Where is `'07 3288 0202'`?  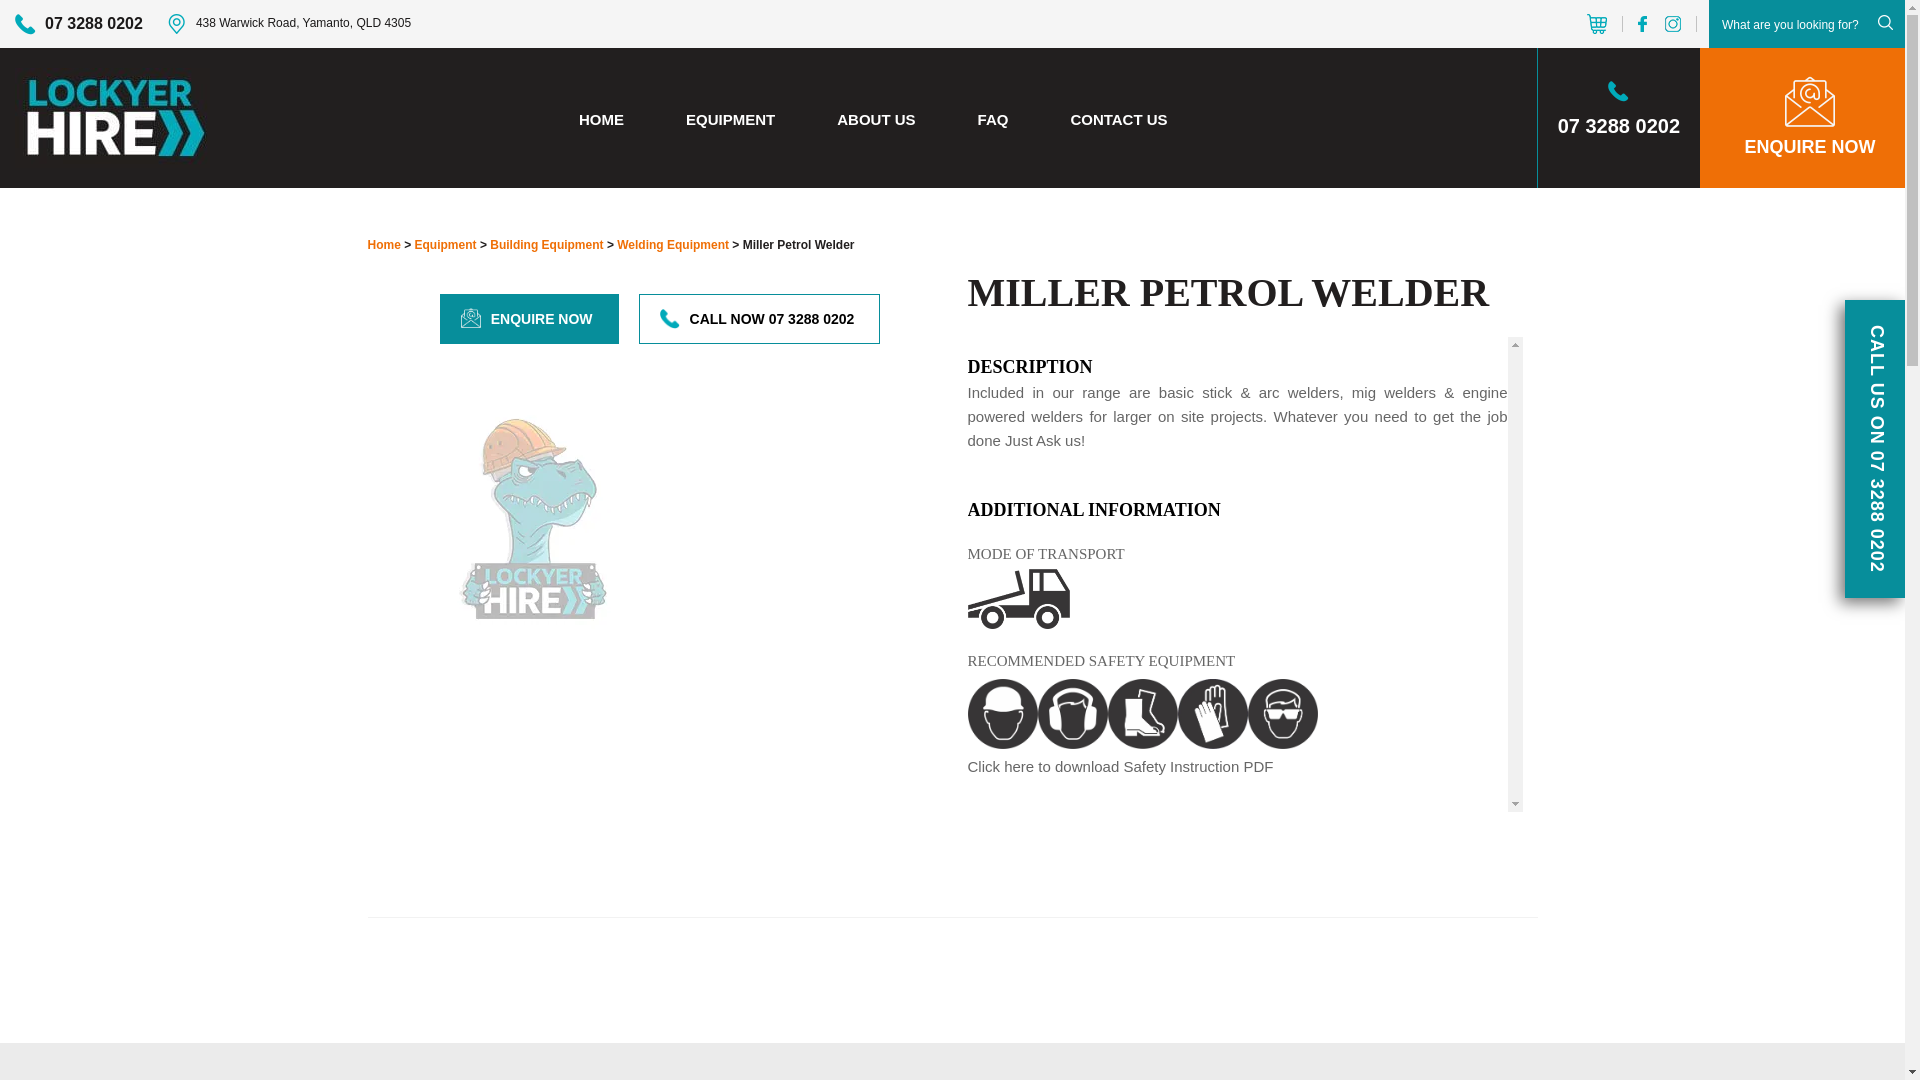
'07 3288 0202' is located at coordinates (1618, 117).